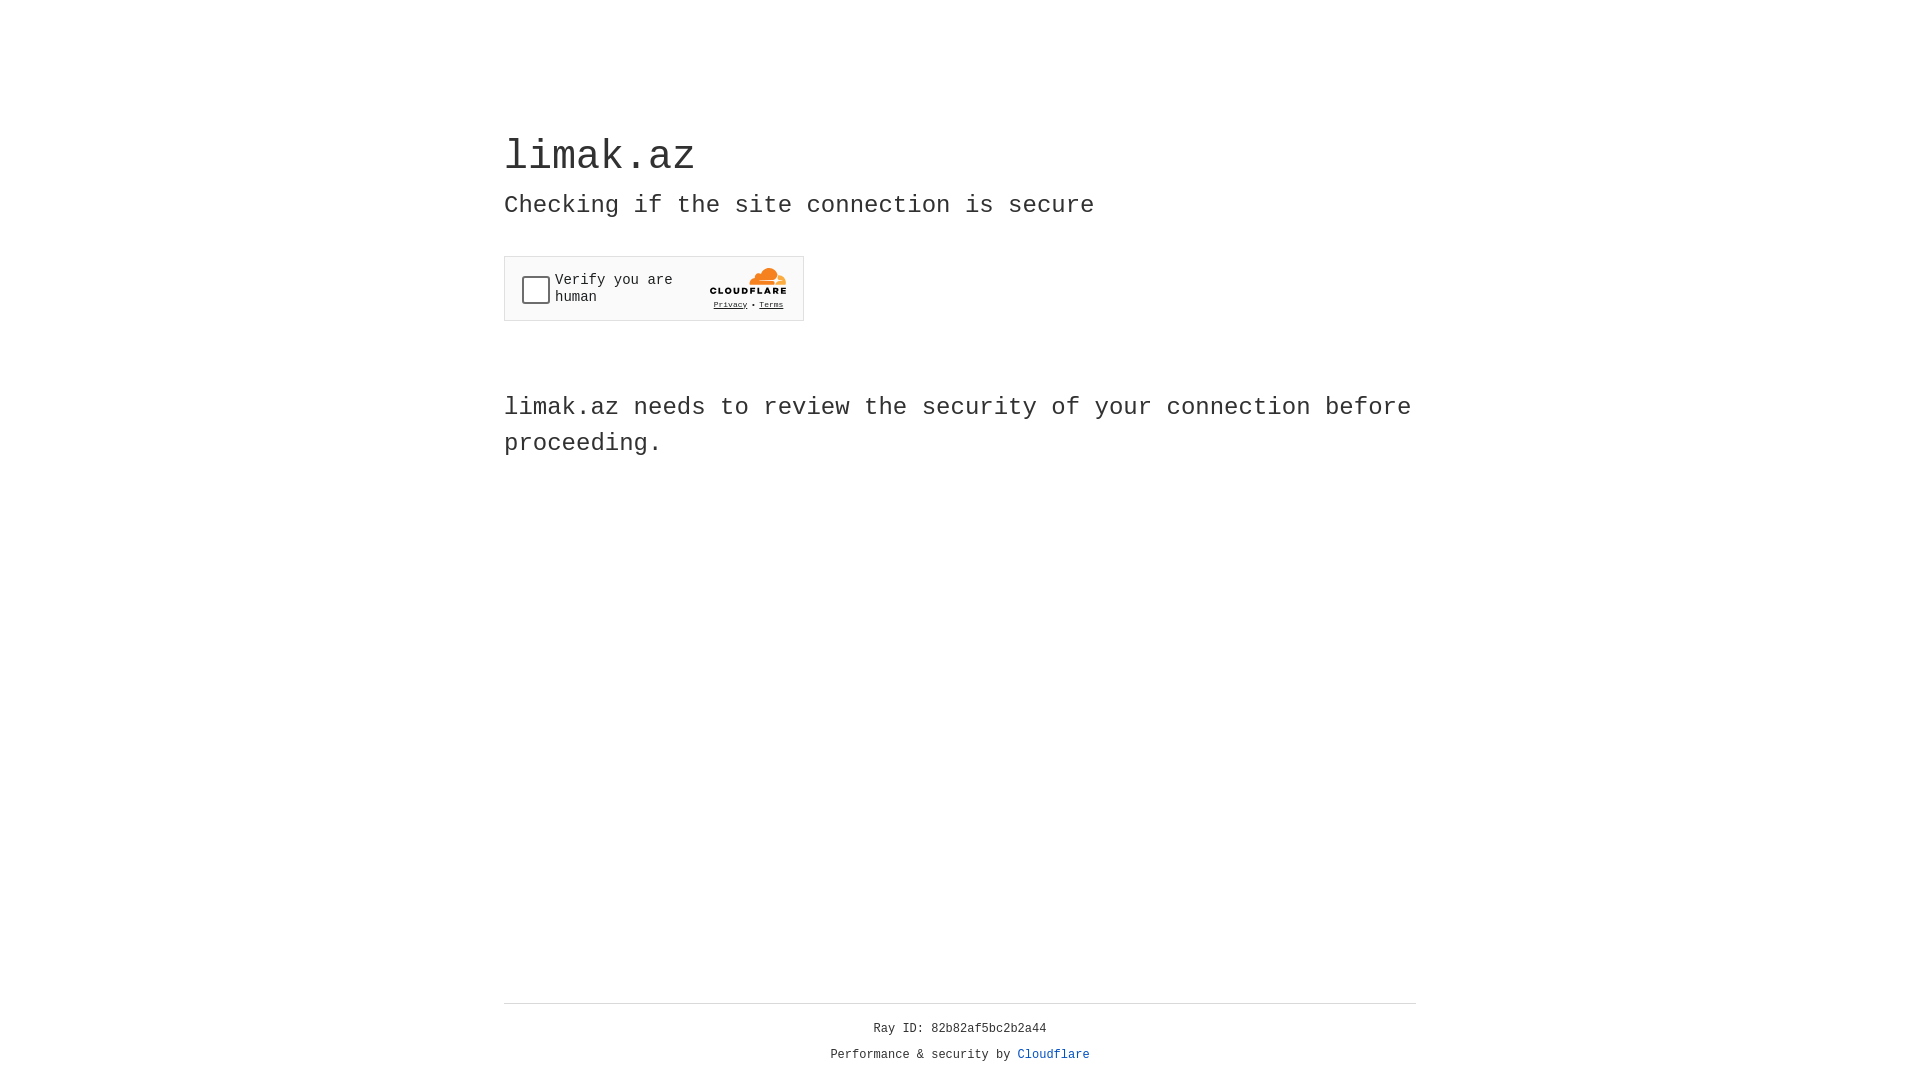  Describe the element at coordinates (653, 288) in the screenshot. I see `'Widget containing a Cloudflare security challenge'` at that location.